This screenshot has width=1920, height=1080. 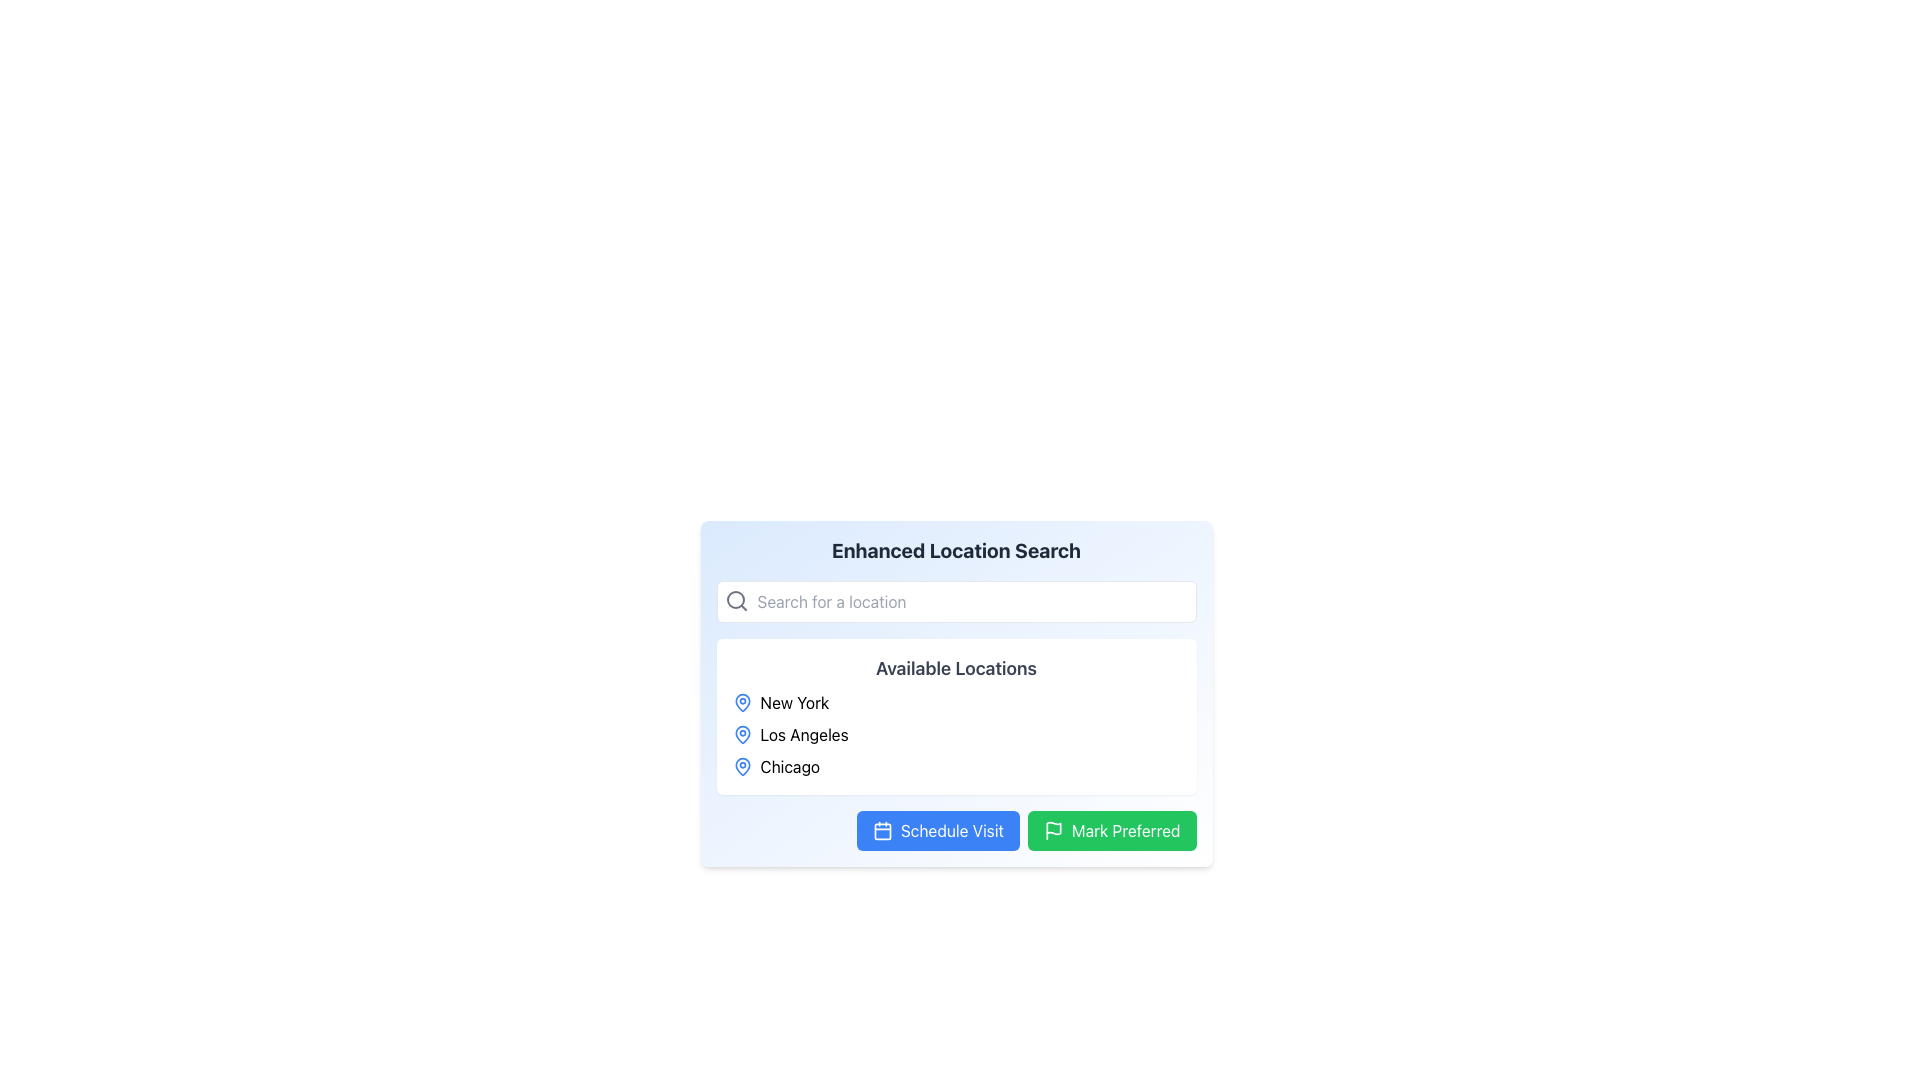 I want to click on the Text Label that serves as a heading for the list of locations displayed beneath it, which is contained within a white background panel with rounded edges, so click(x=955, y=668).